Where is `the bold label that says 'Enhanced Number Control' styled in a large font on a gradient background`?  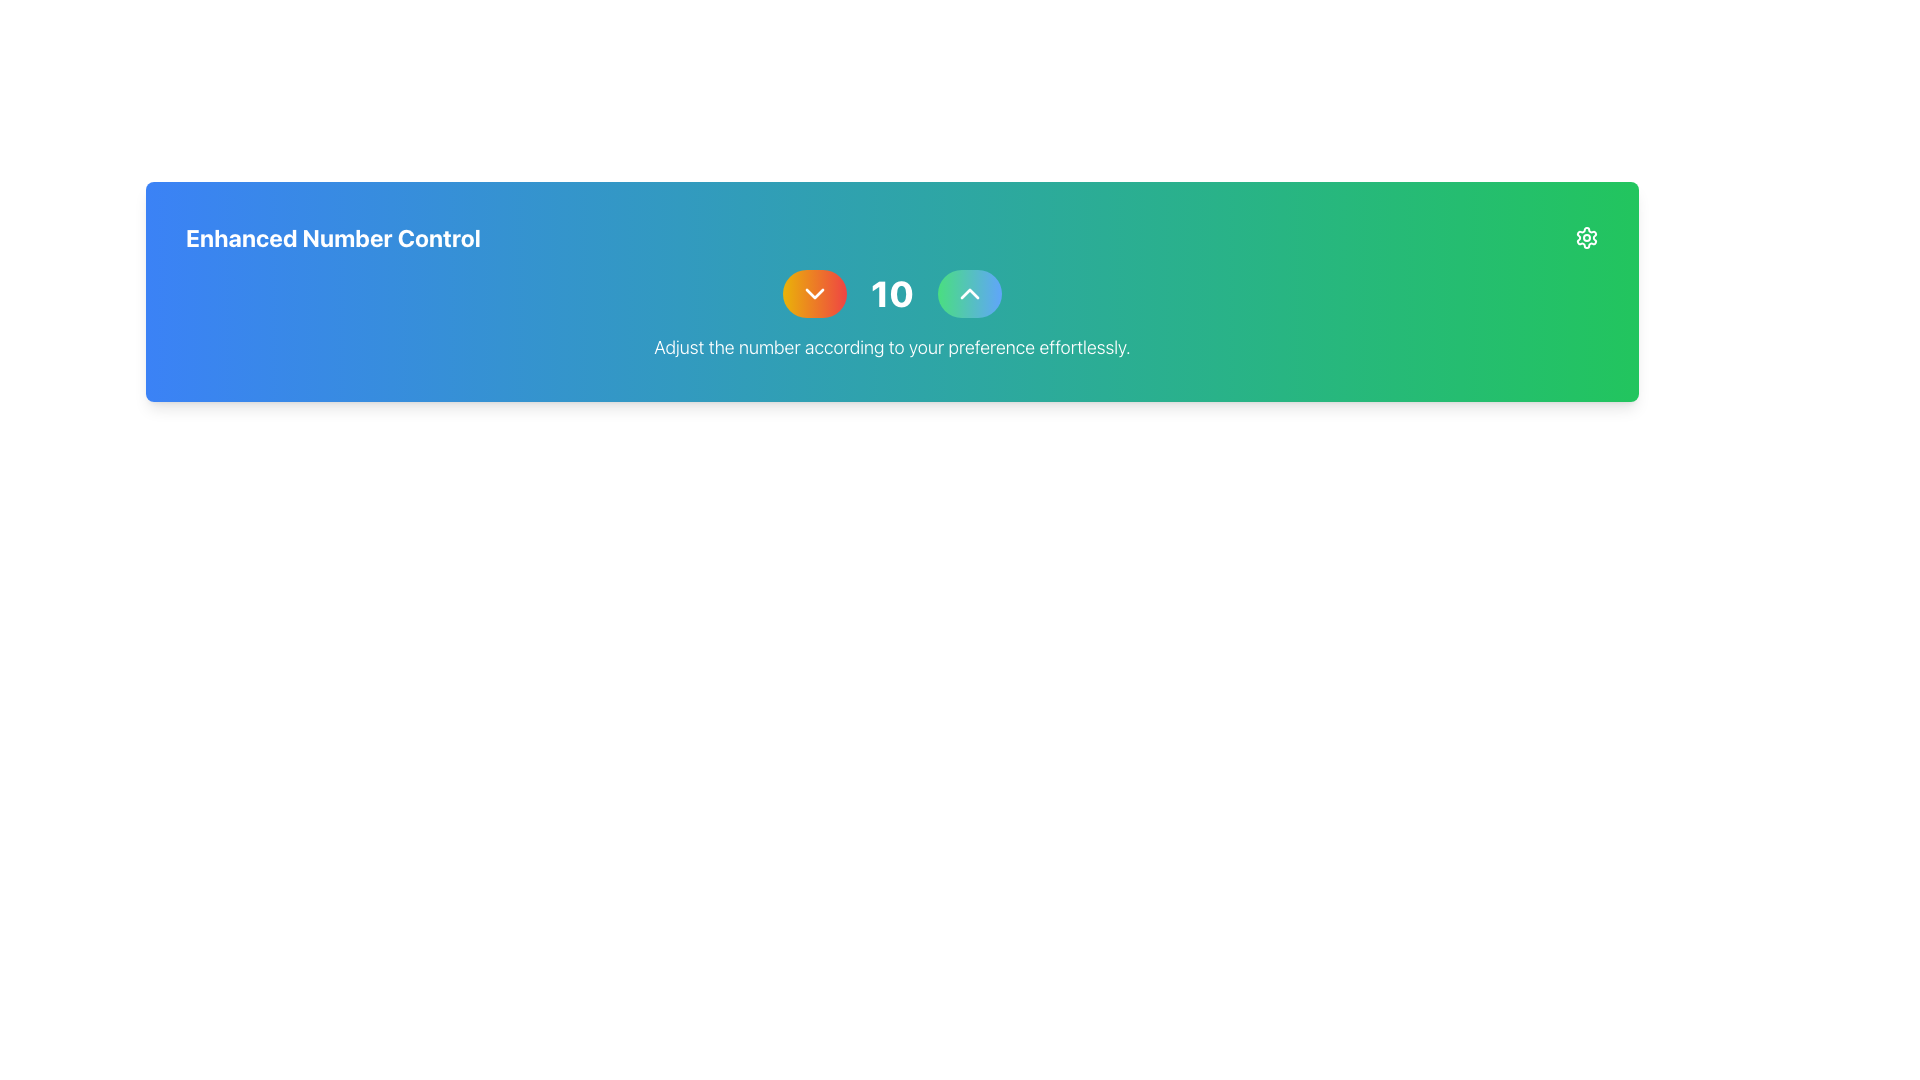
the bold label that says 'Enhanced Number Control' styled in a large font on a gradient background is located at coordinates (333, 237).